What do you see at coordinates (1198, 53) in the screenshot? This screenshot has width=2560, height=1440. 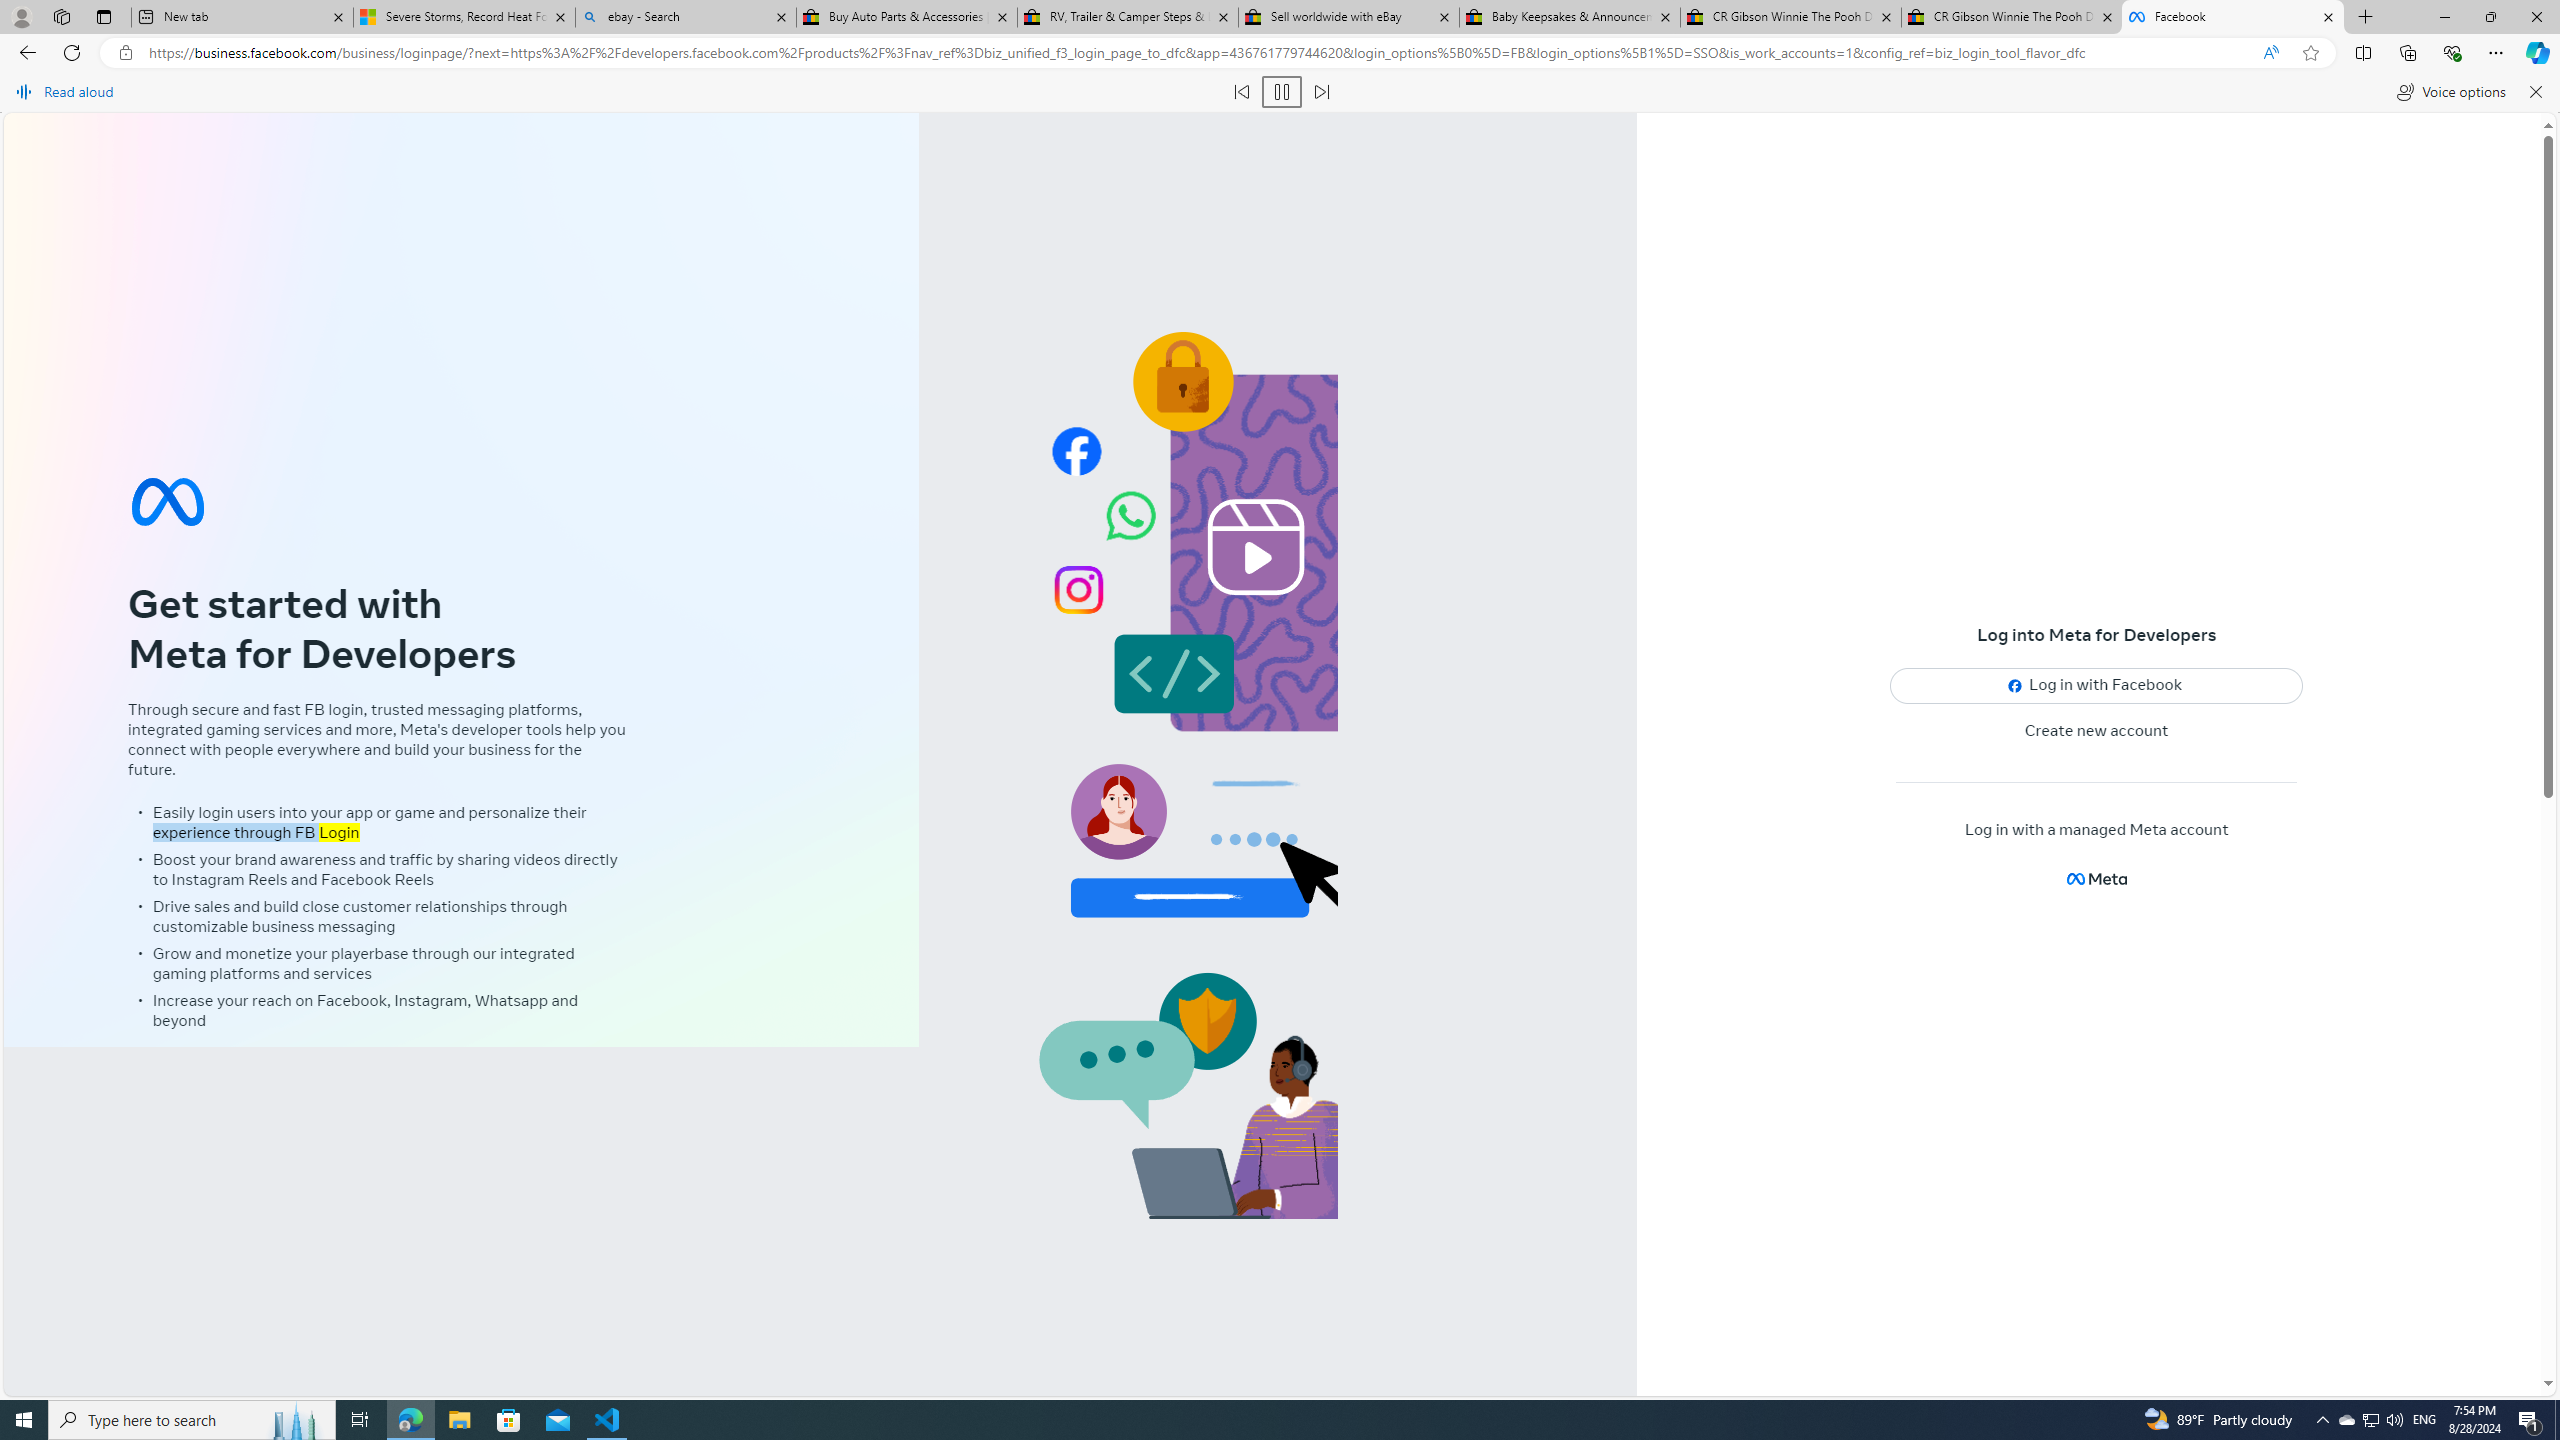 I see `'Address and search bar'` at bounding box center [1198, 53].